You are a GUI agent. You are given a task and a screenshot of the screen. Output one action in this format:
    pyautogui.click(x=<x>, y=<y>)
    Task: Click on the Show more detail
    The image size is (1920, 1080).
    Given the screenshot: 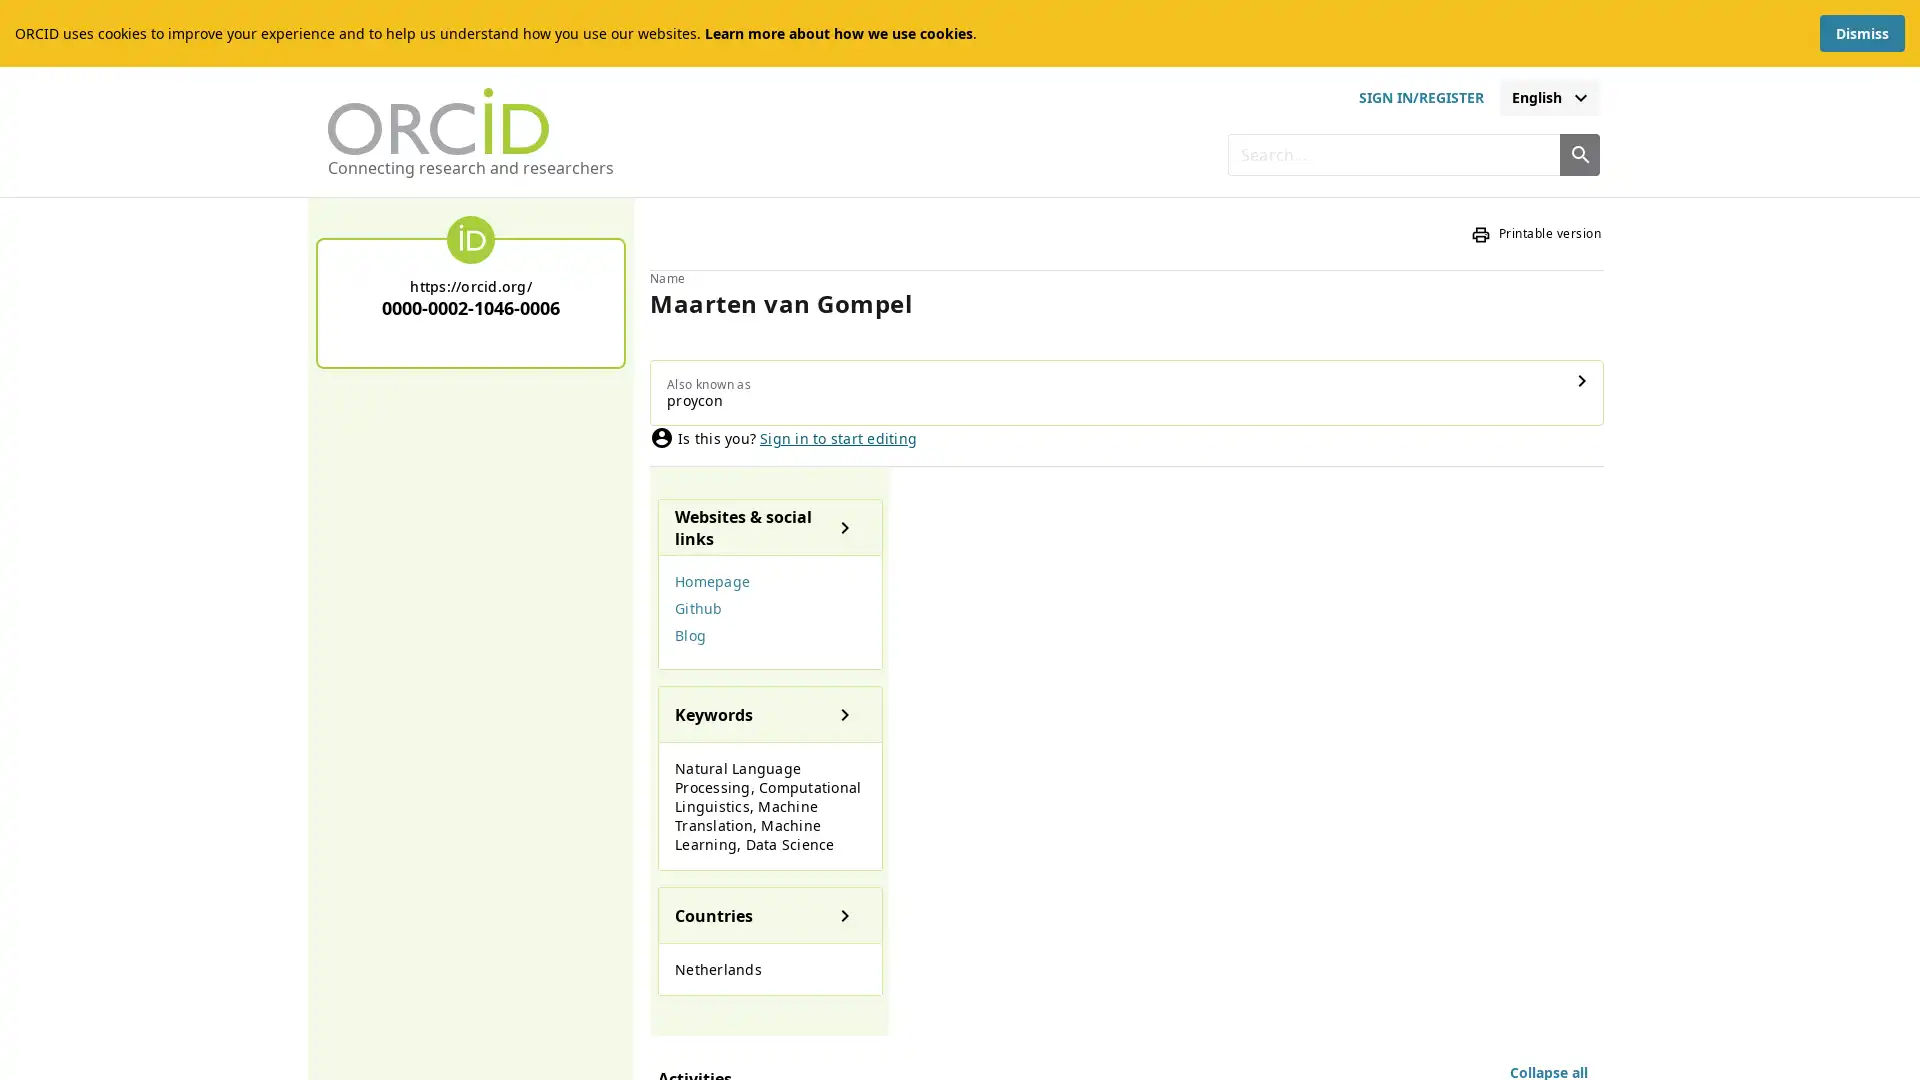 What is the action you would take?
    pyautogui.click(x=1525, y=647)
    